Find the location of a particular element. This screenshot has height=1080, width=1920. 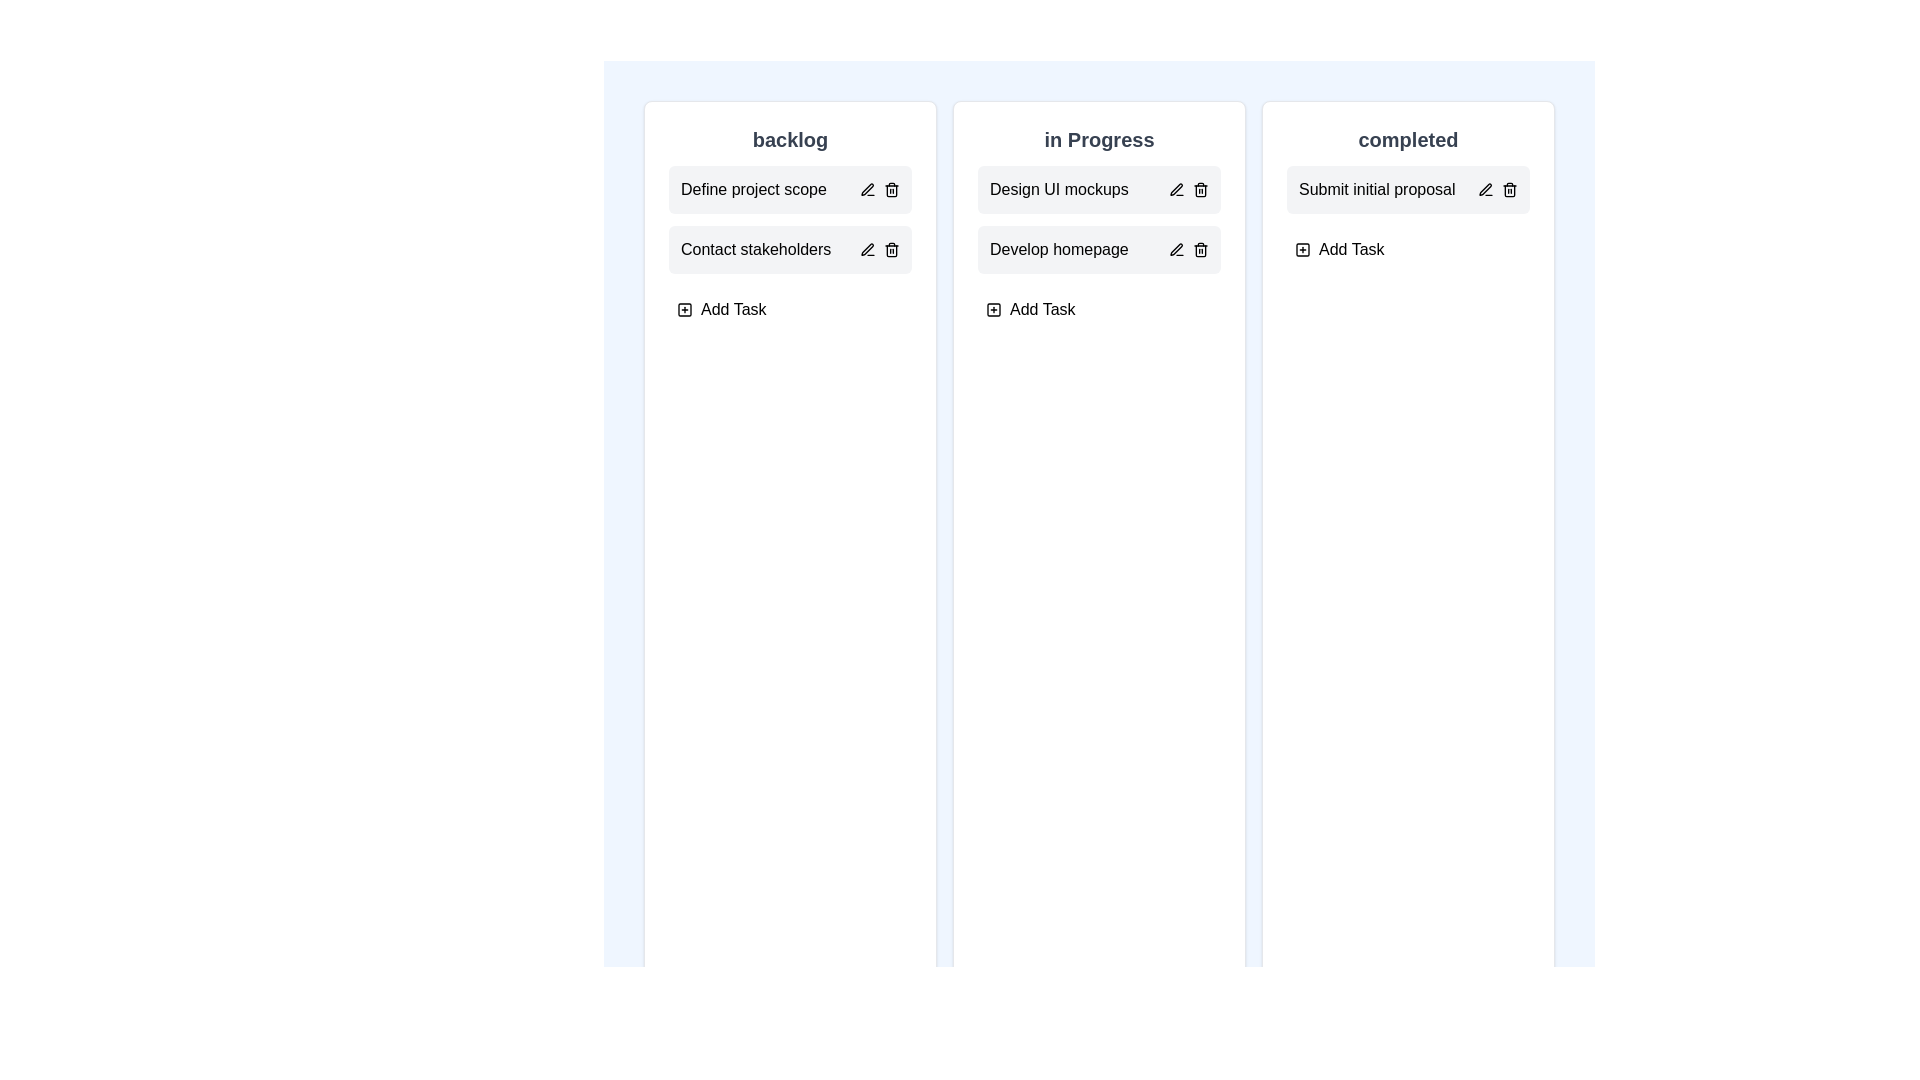

the edit icon of the task 'Design UI mockups' in the 'in Progress' column is located at coordinates (1176, 189).